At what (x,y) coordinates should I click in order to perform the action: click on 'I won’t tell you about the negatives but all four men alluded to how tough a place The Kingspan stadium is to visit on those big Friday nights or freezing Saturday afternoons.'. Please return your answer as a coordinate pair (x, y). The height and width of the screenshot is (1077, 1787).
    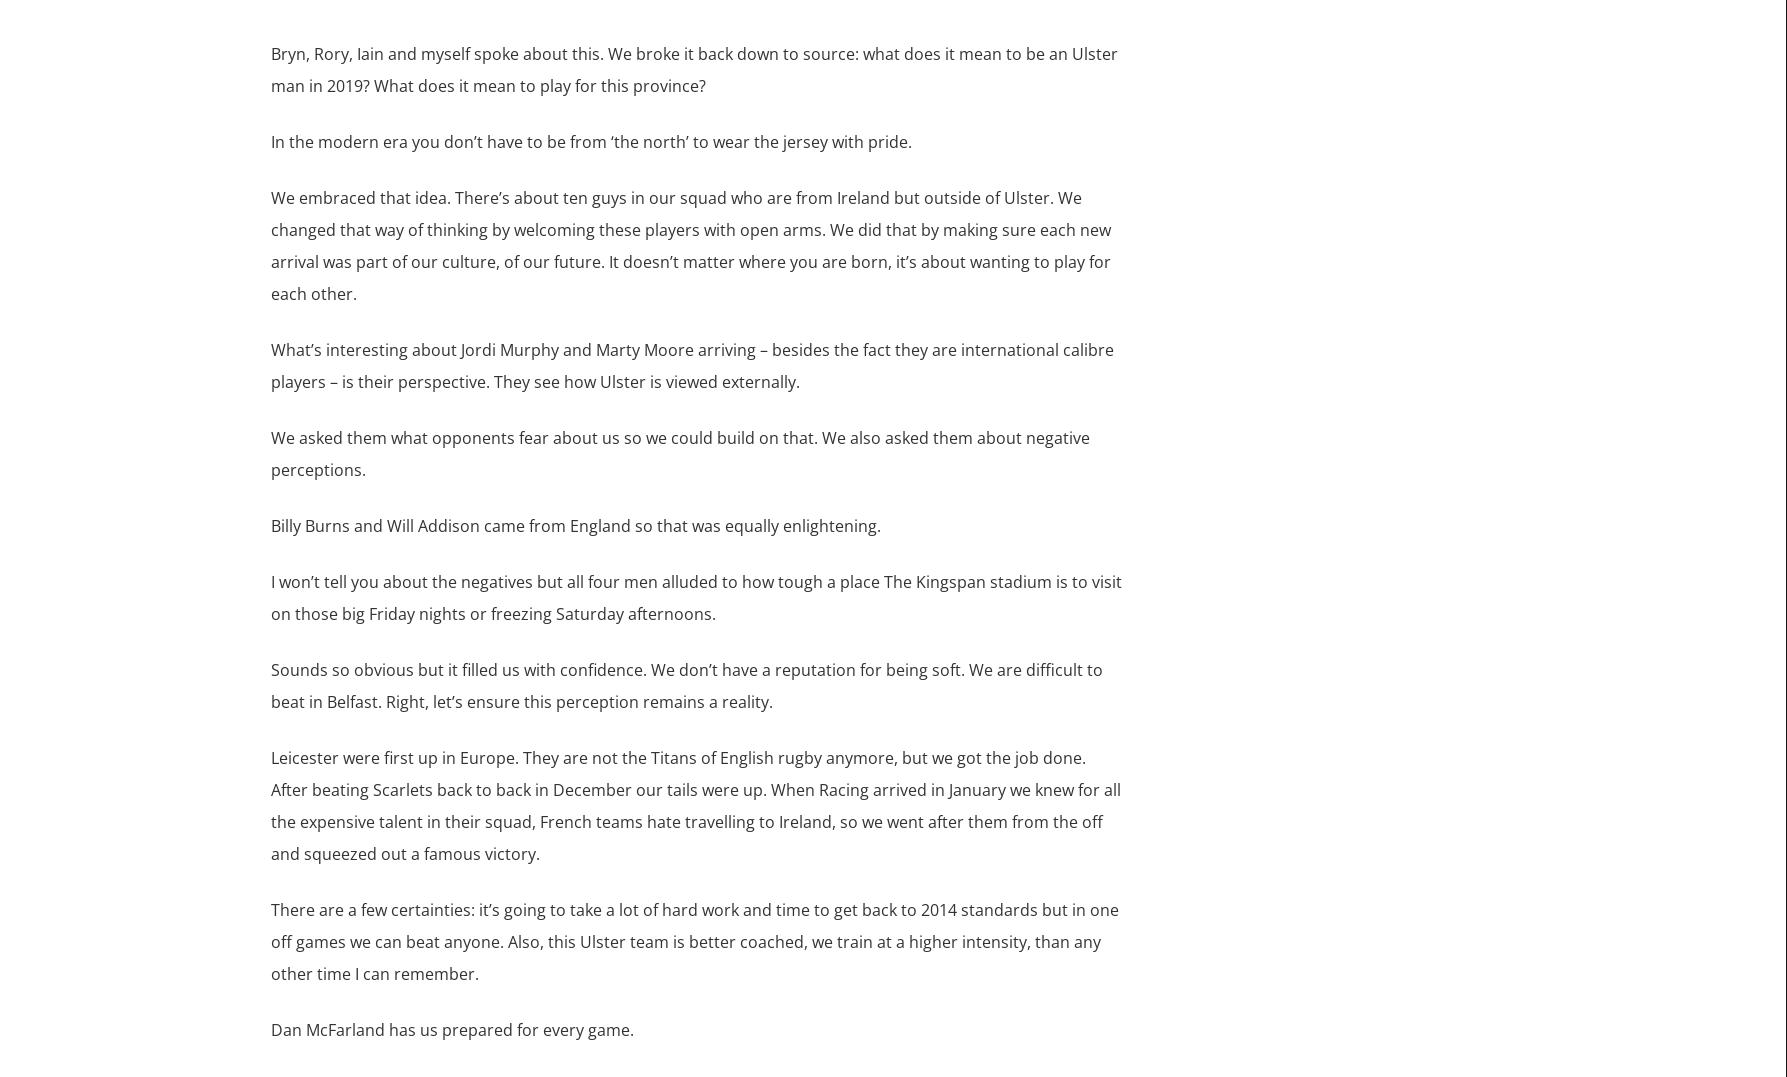
    Looking at the image, I should click on (694, 595).